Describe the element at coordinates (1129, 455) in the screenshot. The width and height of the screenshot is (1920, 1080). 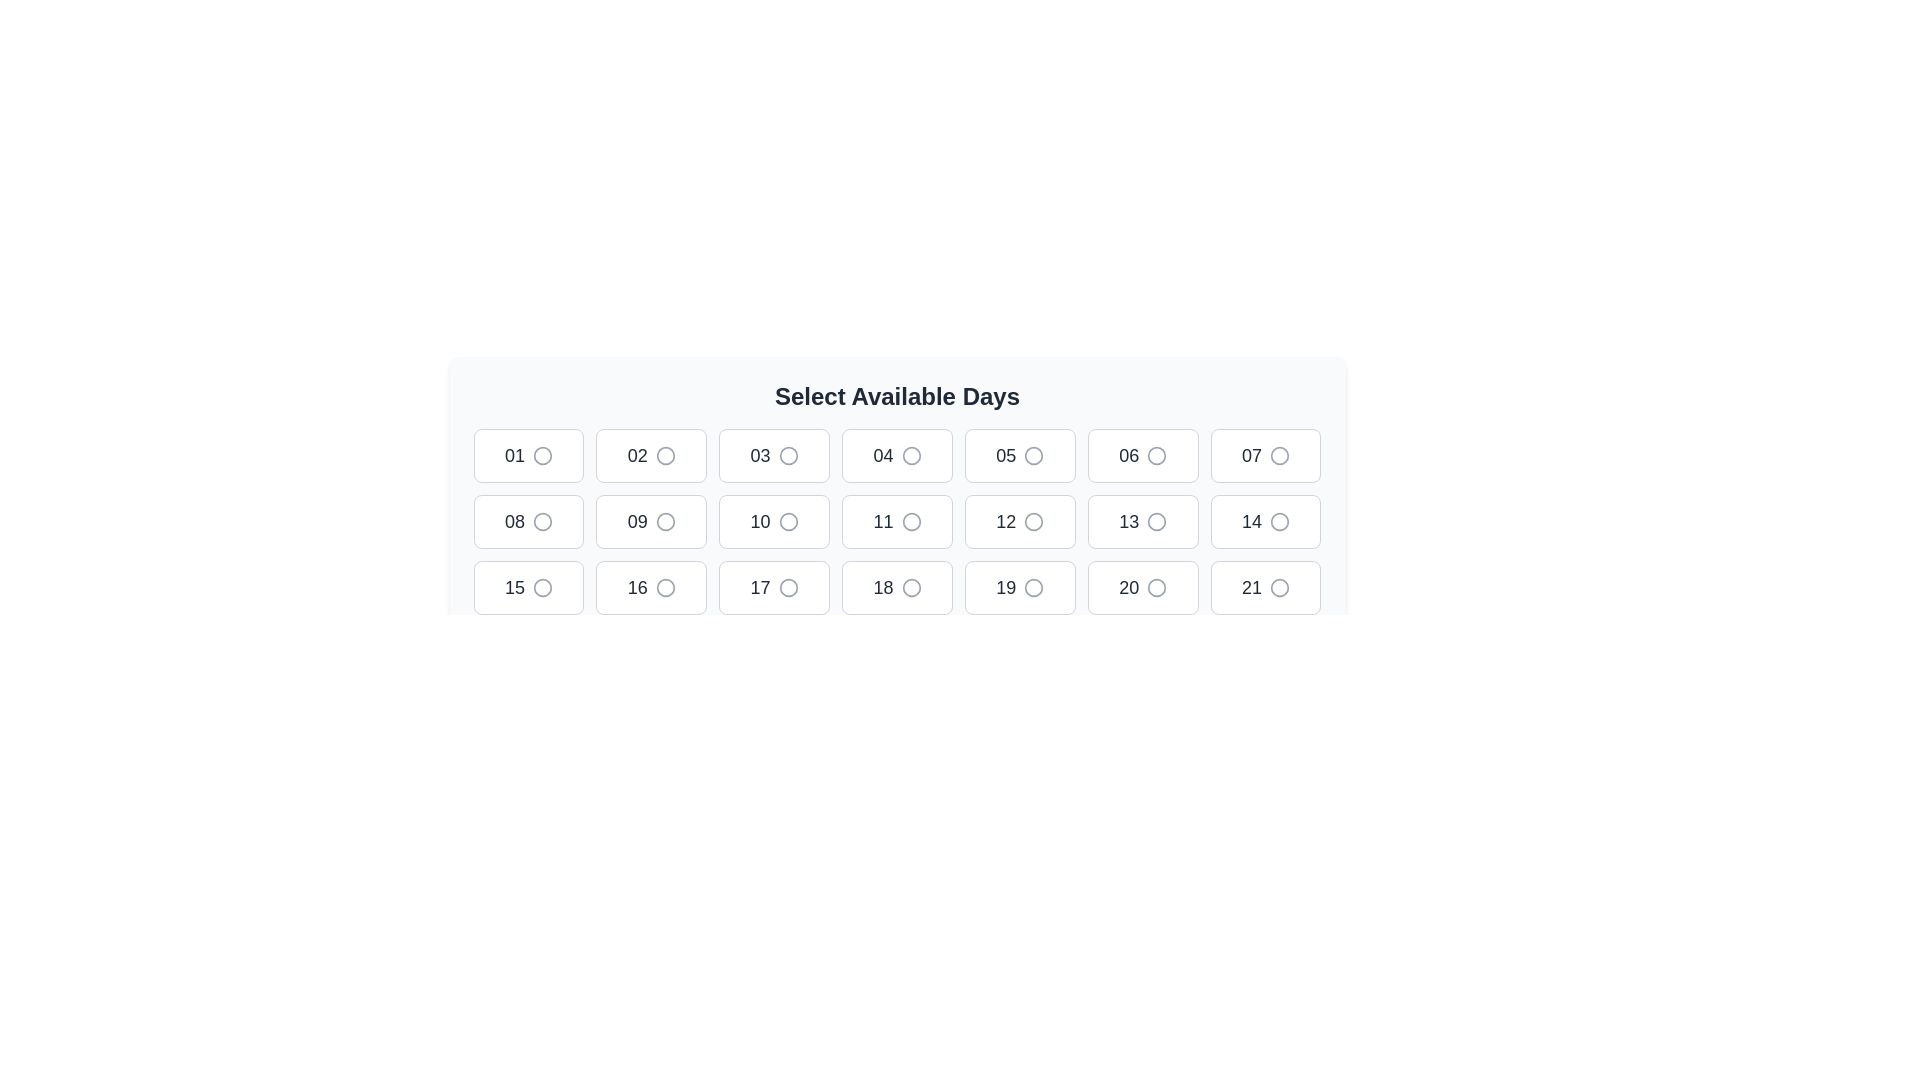
I see `label representing the 6th day of the month located in the first row and sixth column of the grid layout` at that location.